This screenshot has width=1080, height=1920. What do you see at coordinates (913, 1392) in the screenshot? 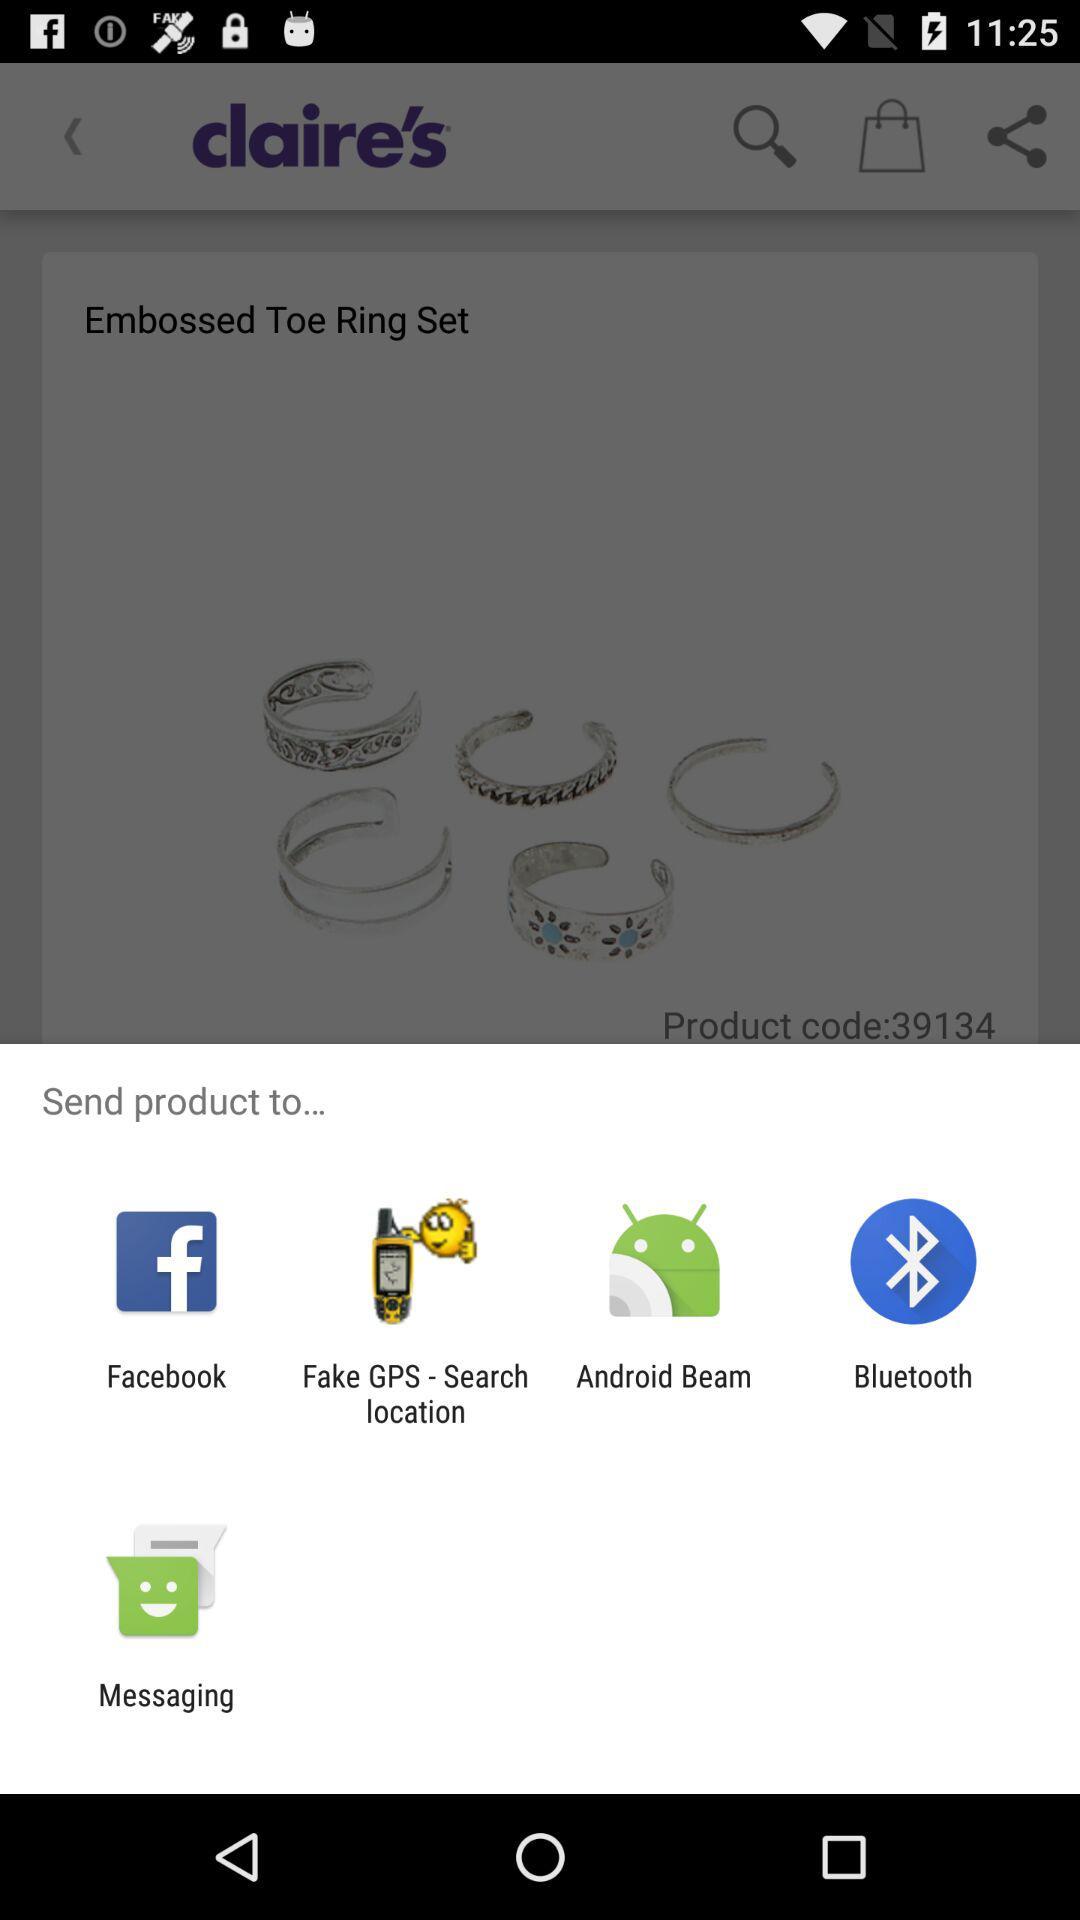
I see `bluetooth icon` at bounding box center [913, 1392].